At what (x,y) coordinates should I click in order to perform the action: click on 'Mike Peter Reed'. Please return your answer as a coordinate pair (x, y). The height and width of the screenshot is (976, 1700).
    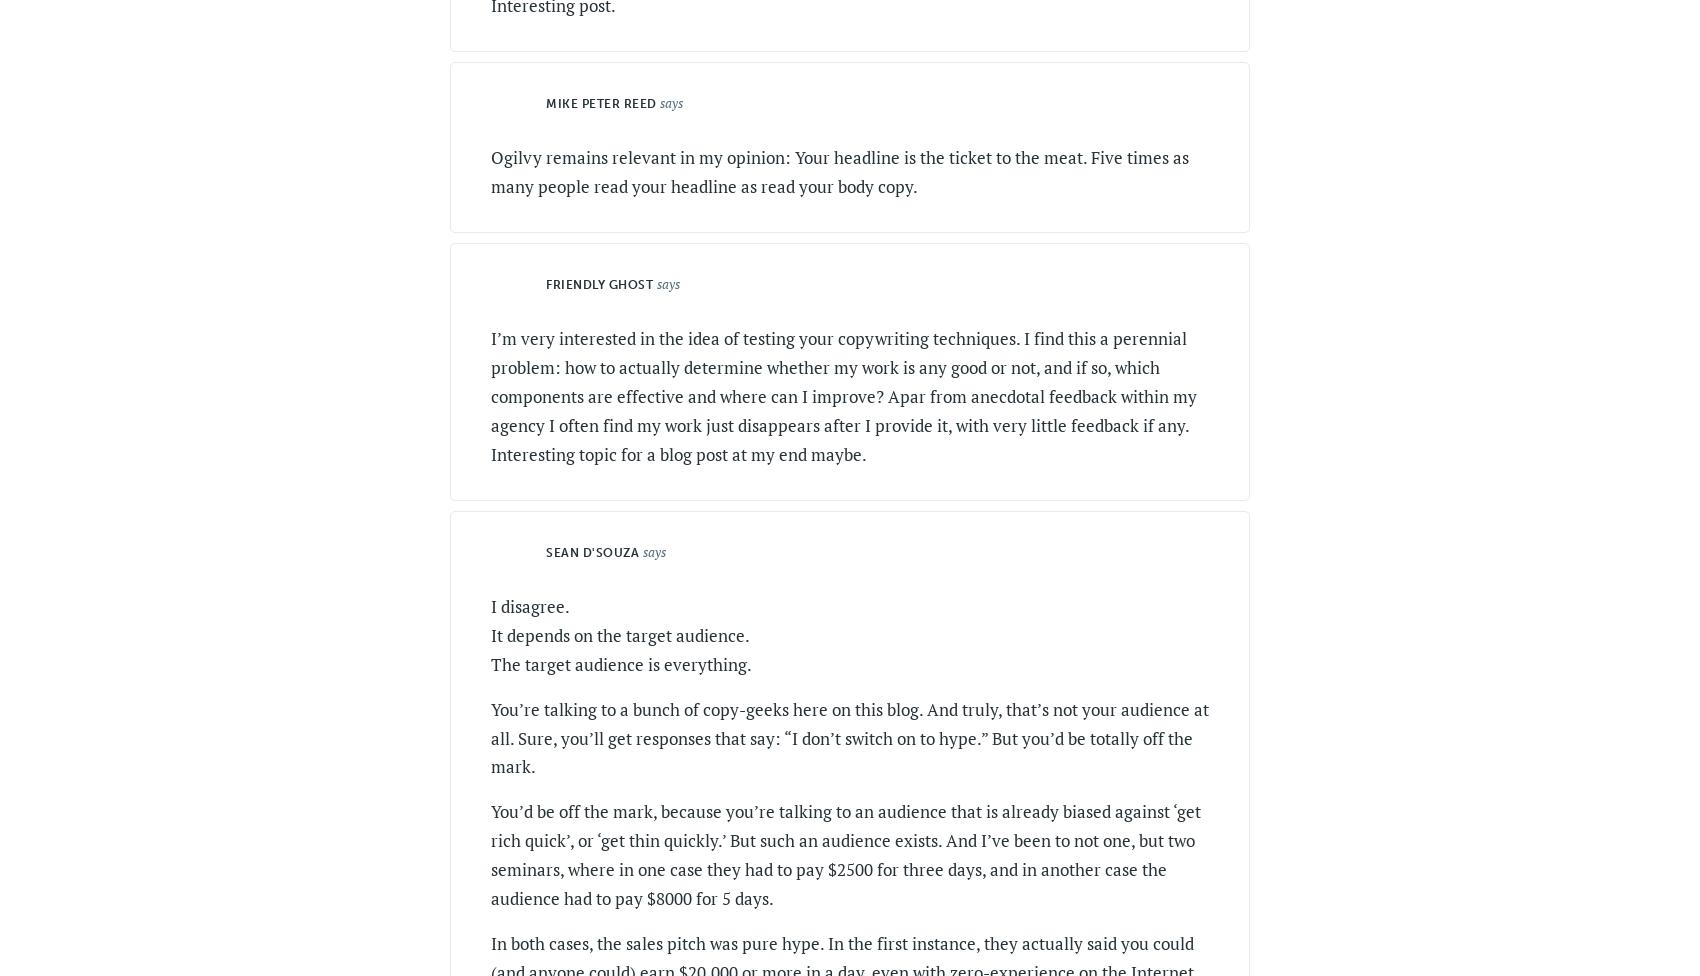
    Looking at the image, I should click on (599, 104).